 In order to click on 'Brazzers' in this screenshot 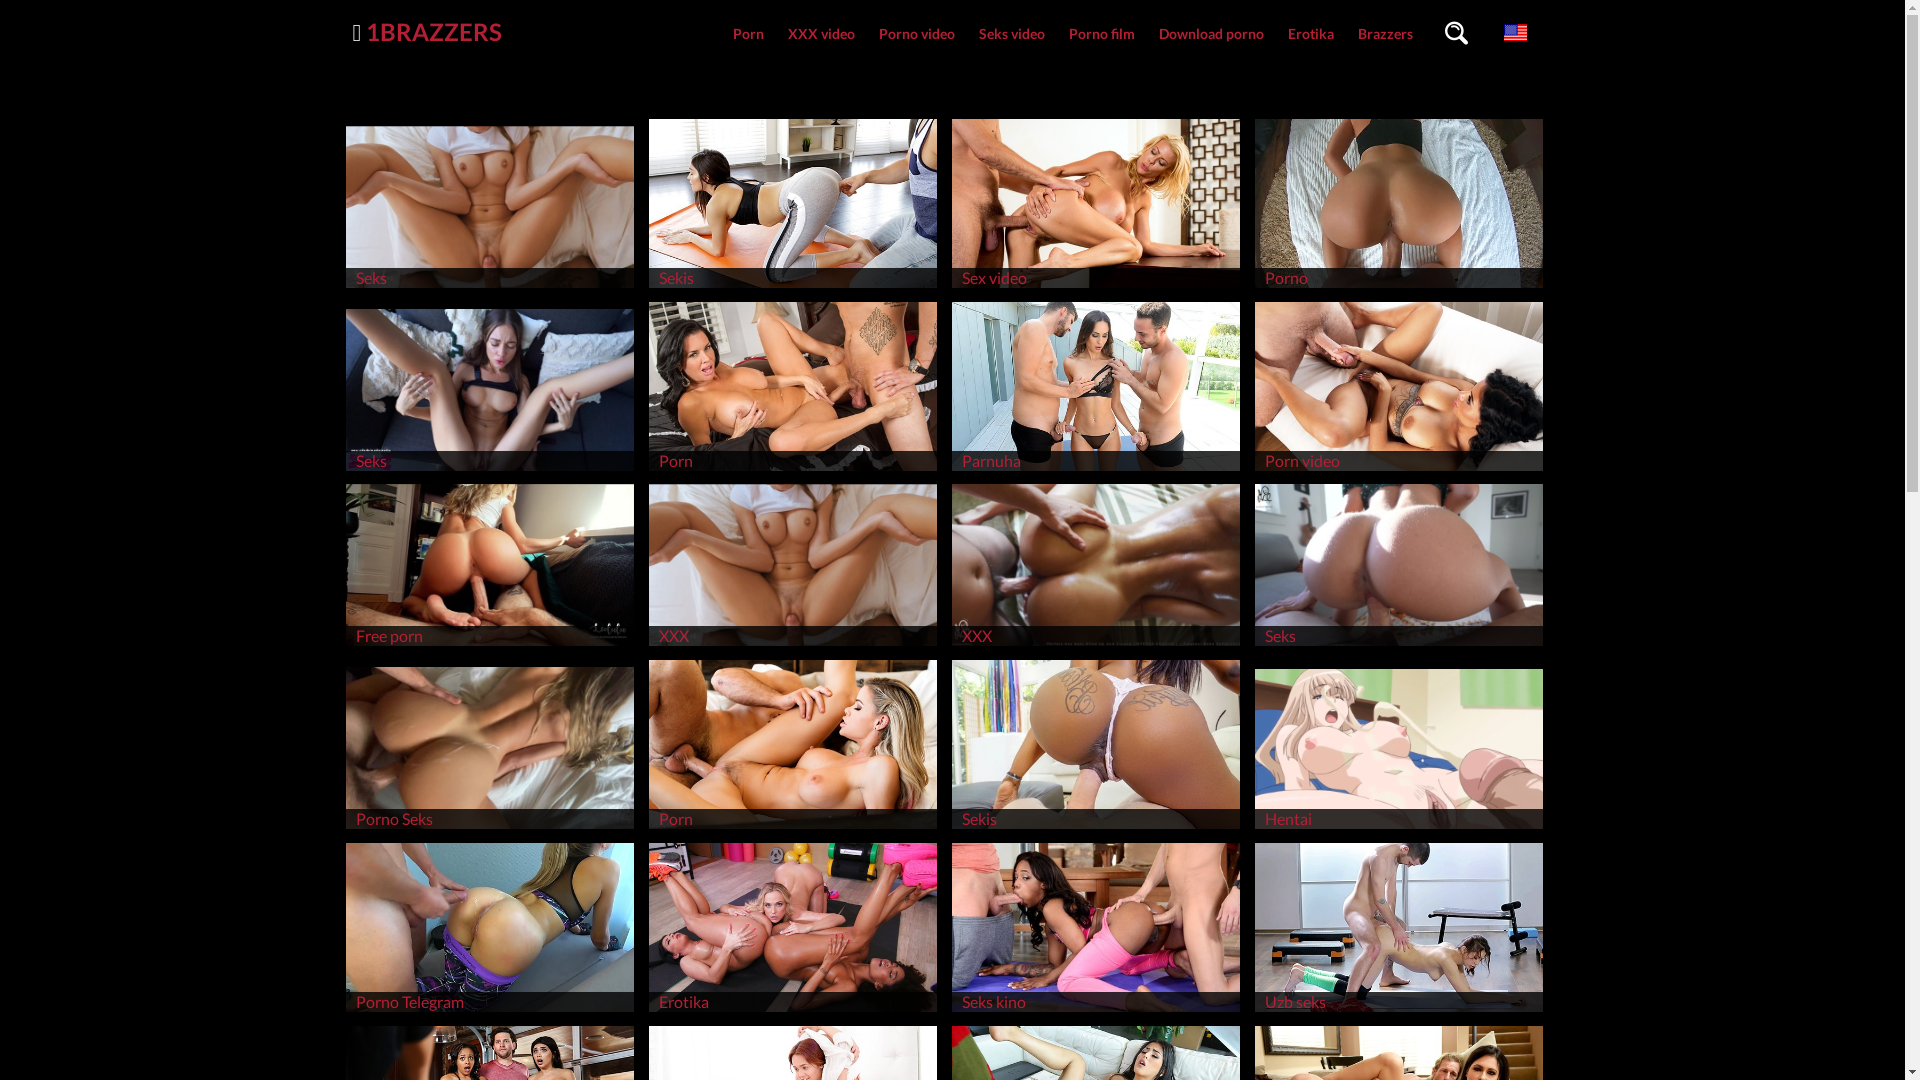, I will do `click(1384, 34)`.